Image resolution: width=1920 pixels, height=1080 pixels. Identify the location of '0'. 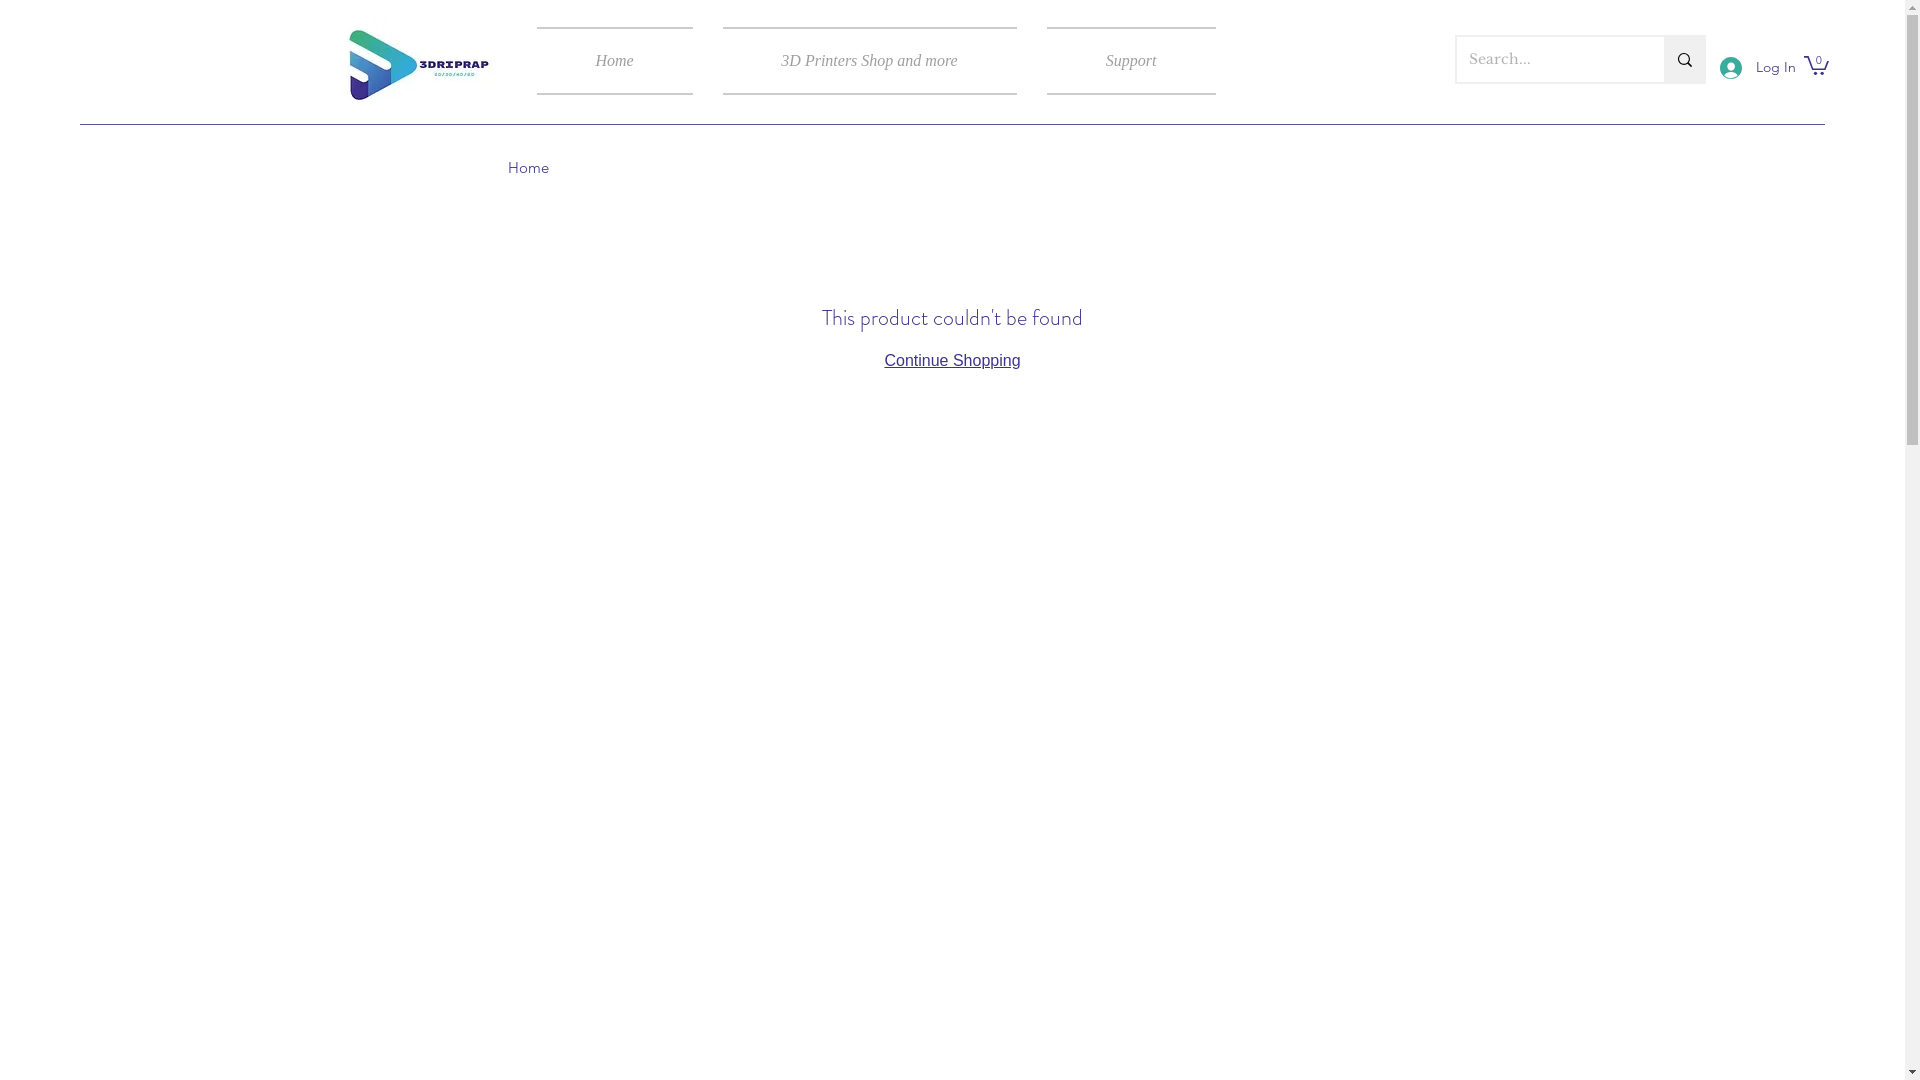
(1816, 63).